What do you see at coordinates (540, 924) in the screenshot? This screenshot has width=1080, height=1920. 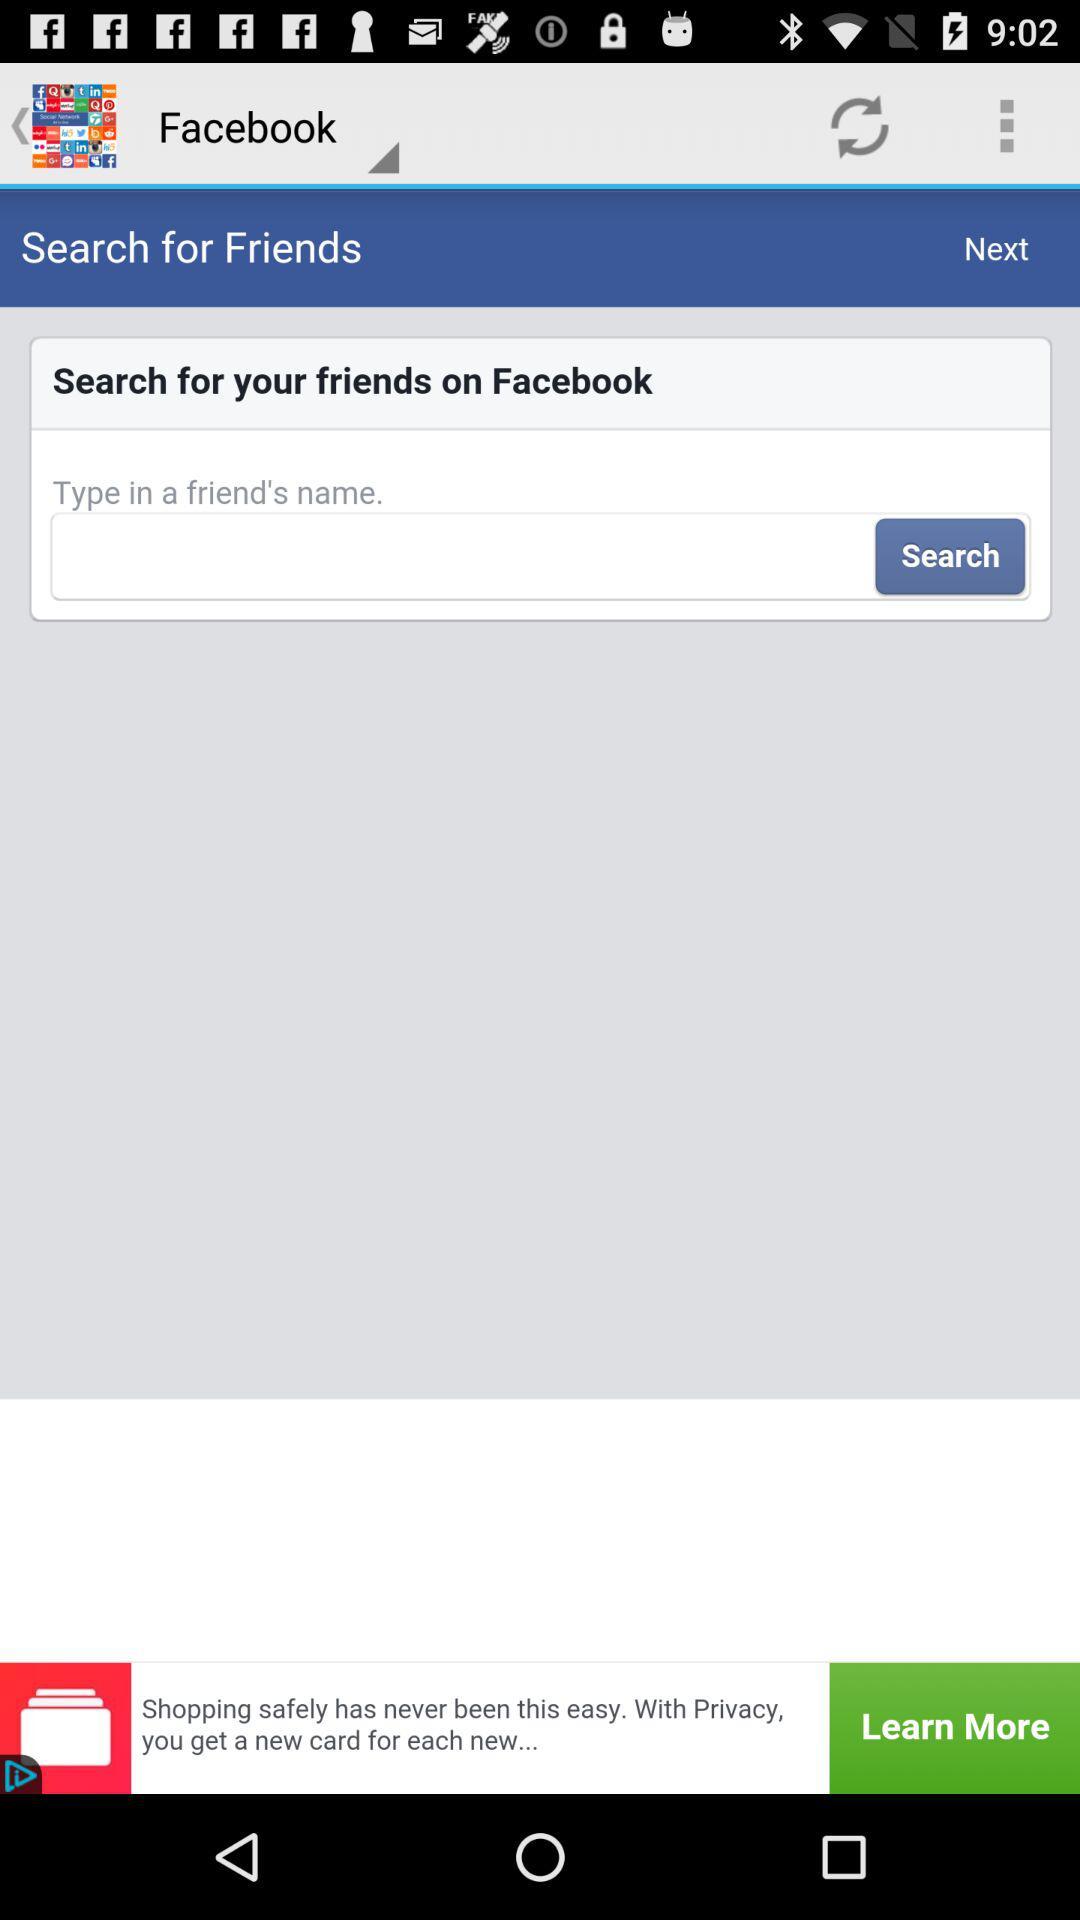 I see `the item below facebook item` at bounding box center [540, 924].